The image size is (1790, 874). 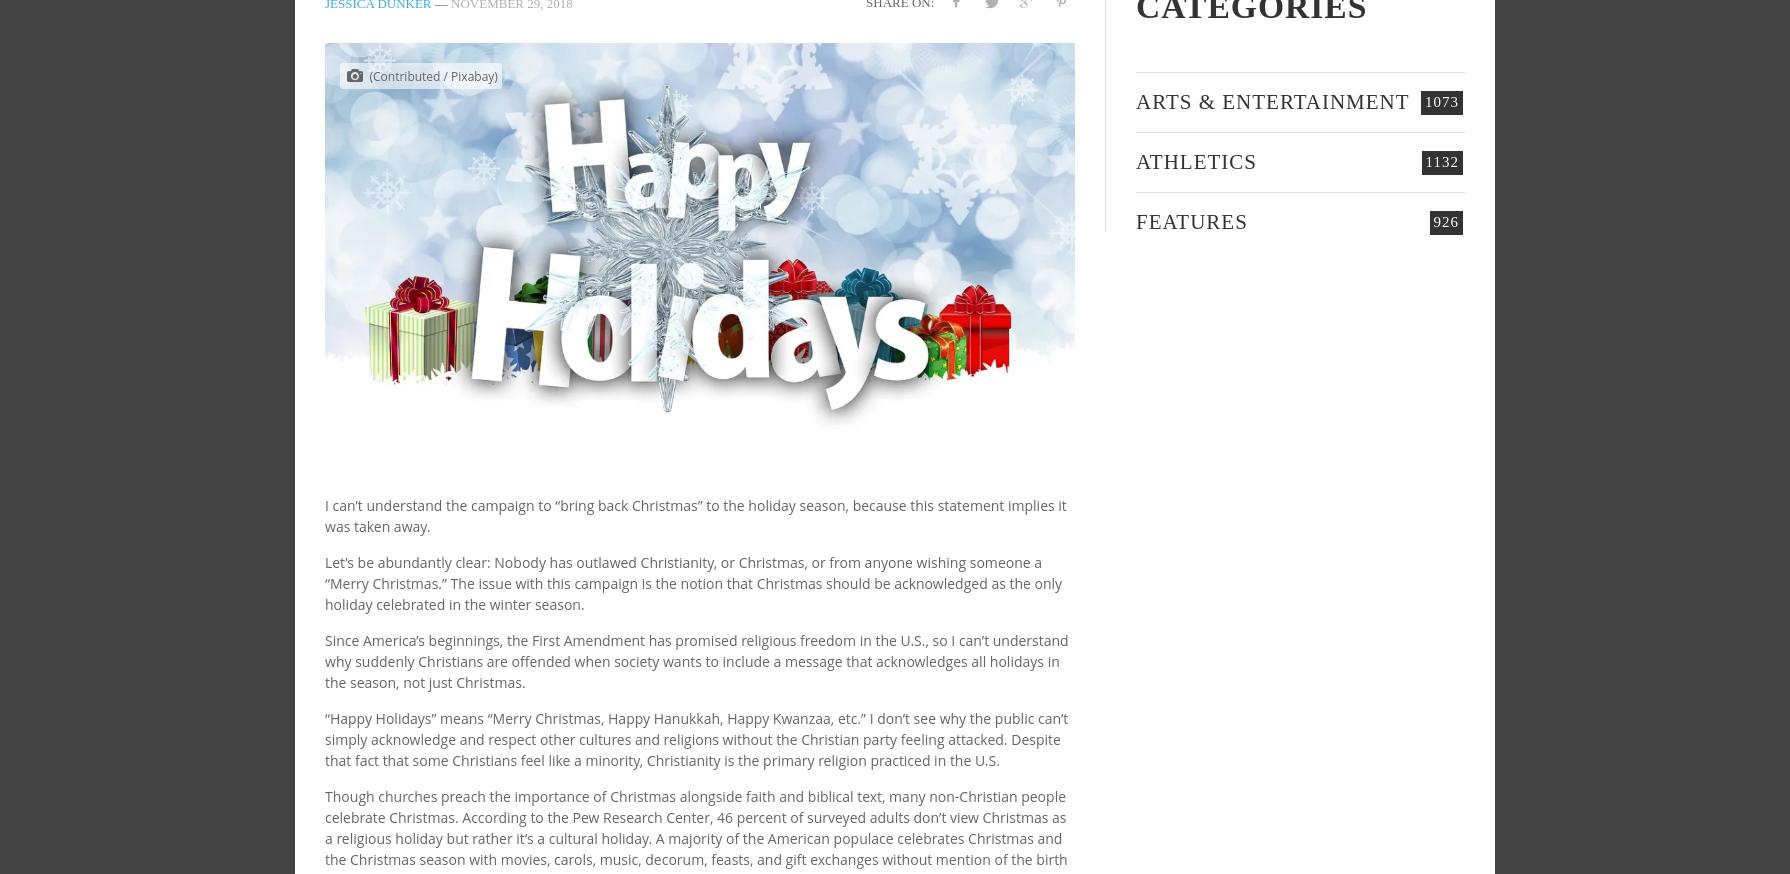 I want to click on 'I can’t understand the campaign to “bring back Christmas” to the holiday season, because this statement implies it was taken away.', so click(x=694, y=516).